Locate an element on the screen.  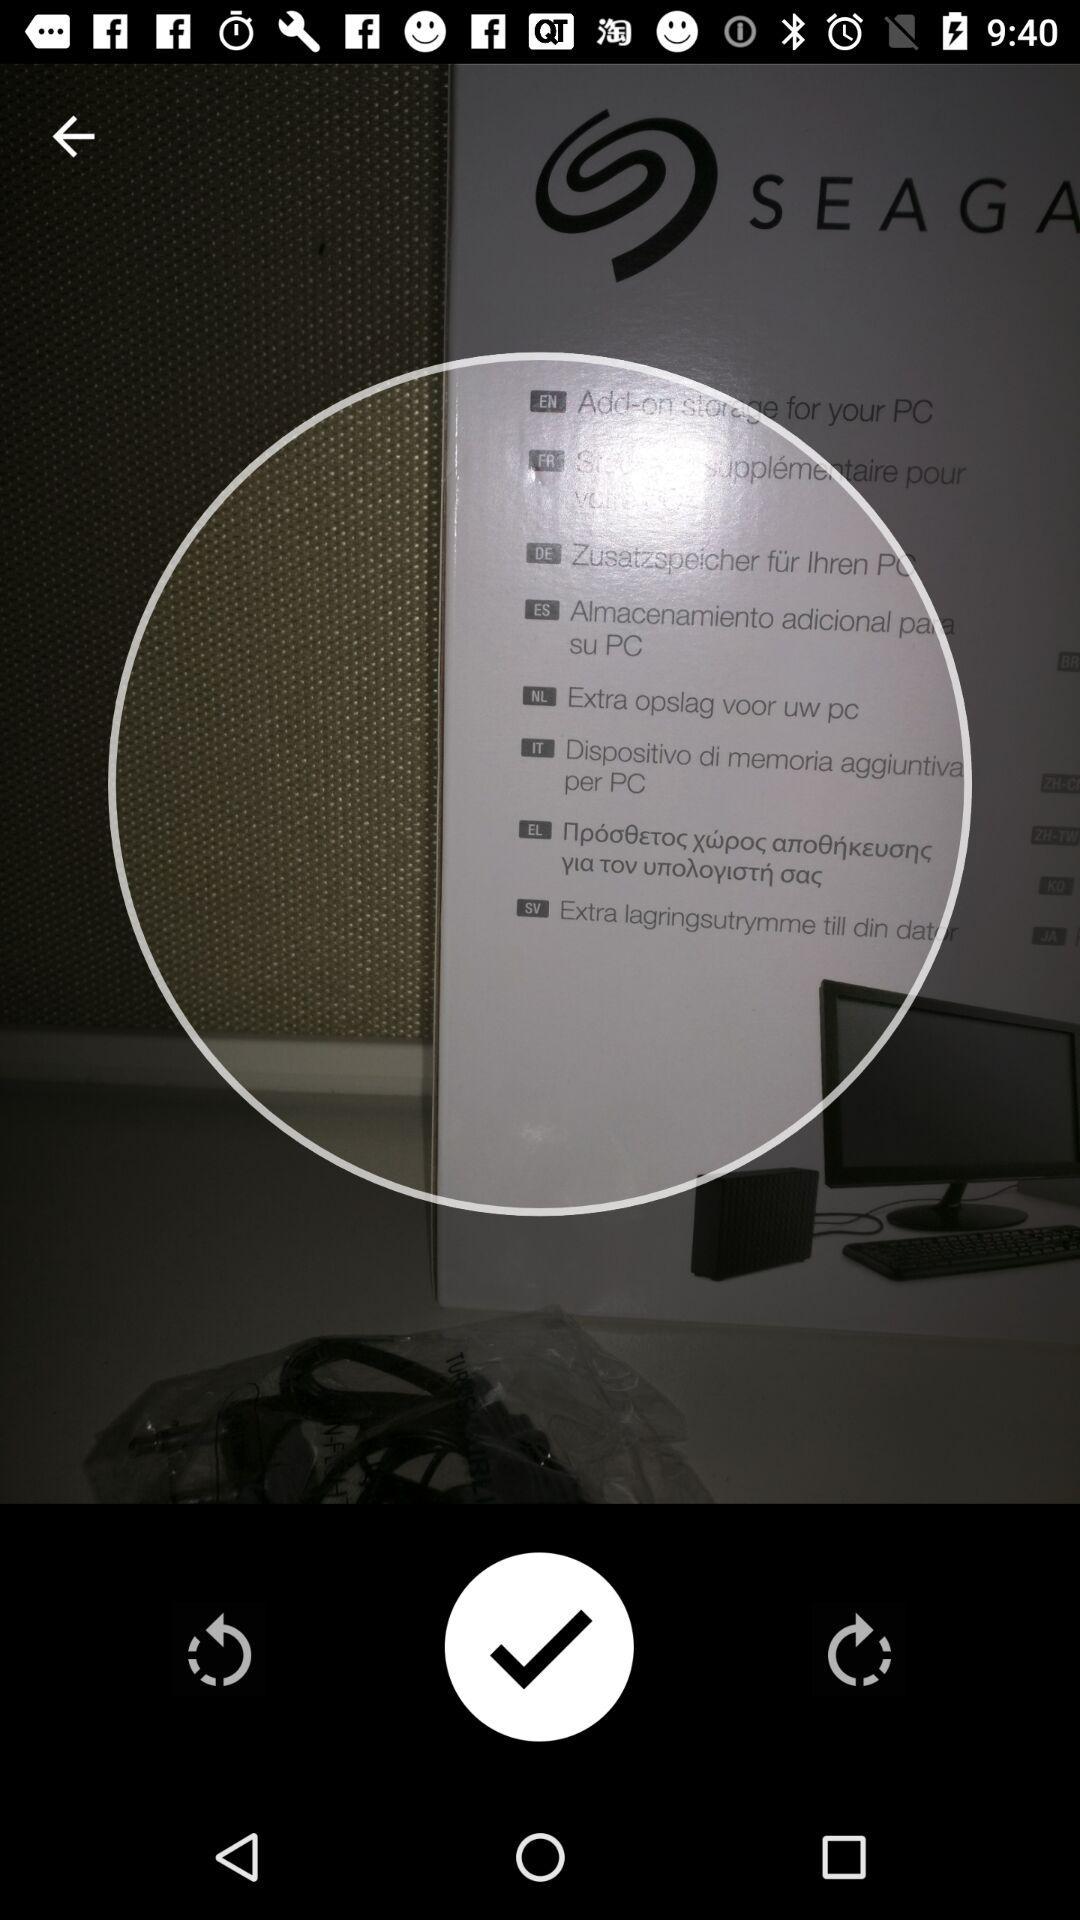
go ahead is located at coordinates (858, 1649).